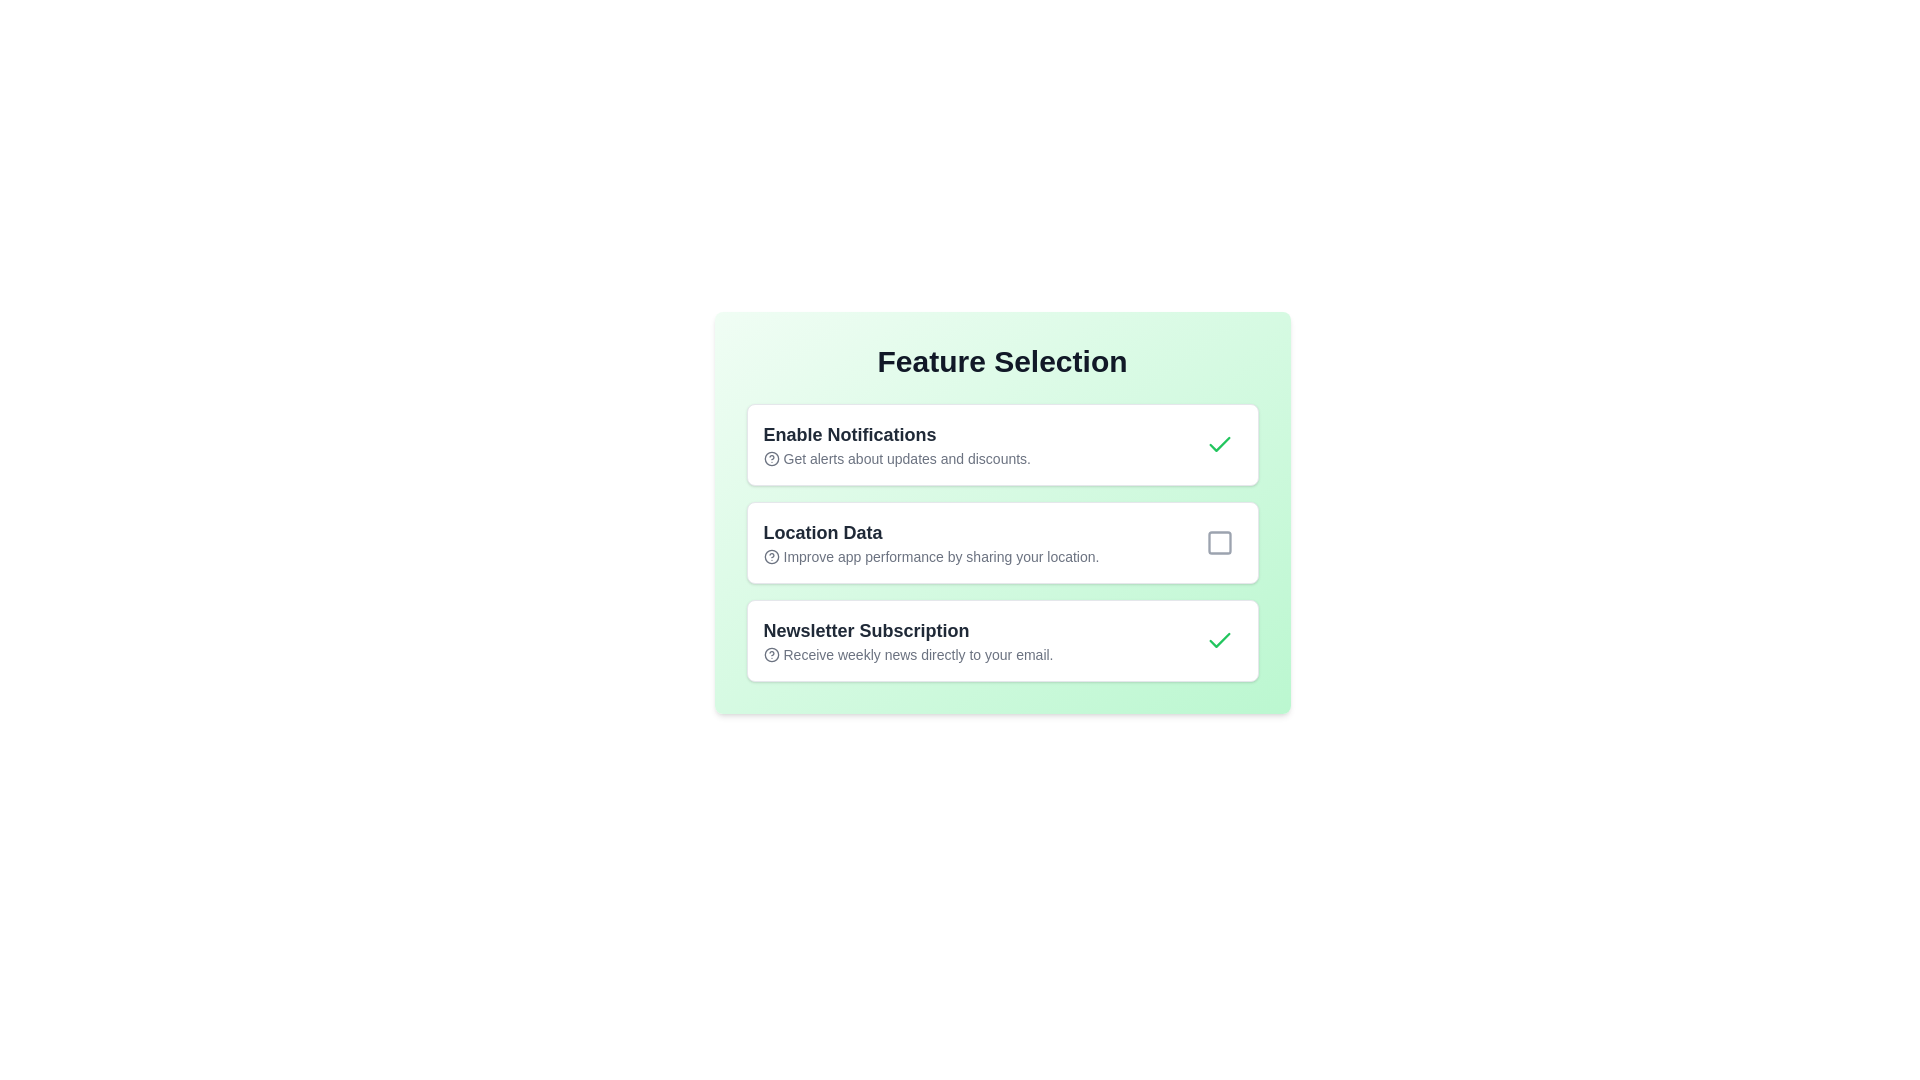 This screenshot has width=1920, height=1080. What do you see at coordinates (770, 655) in the screenshot?
I see `the center circle of the 'Newsletter Subscription' icon within the SVG that represents the subscription settings` at bounding box center [770, 655].